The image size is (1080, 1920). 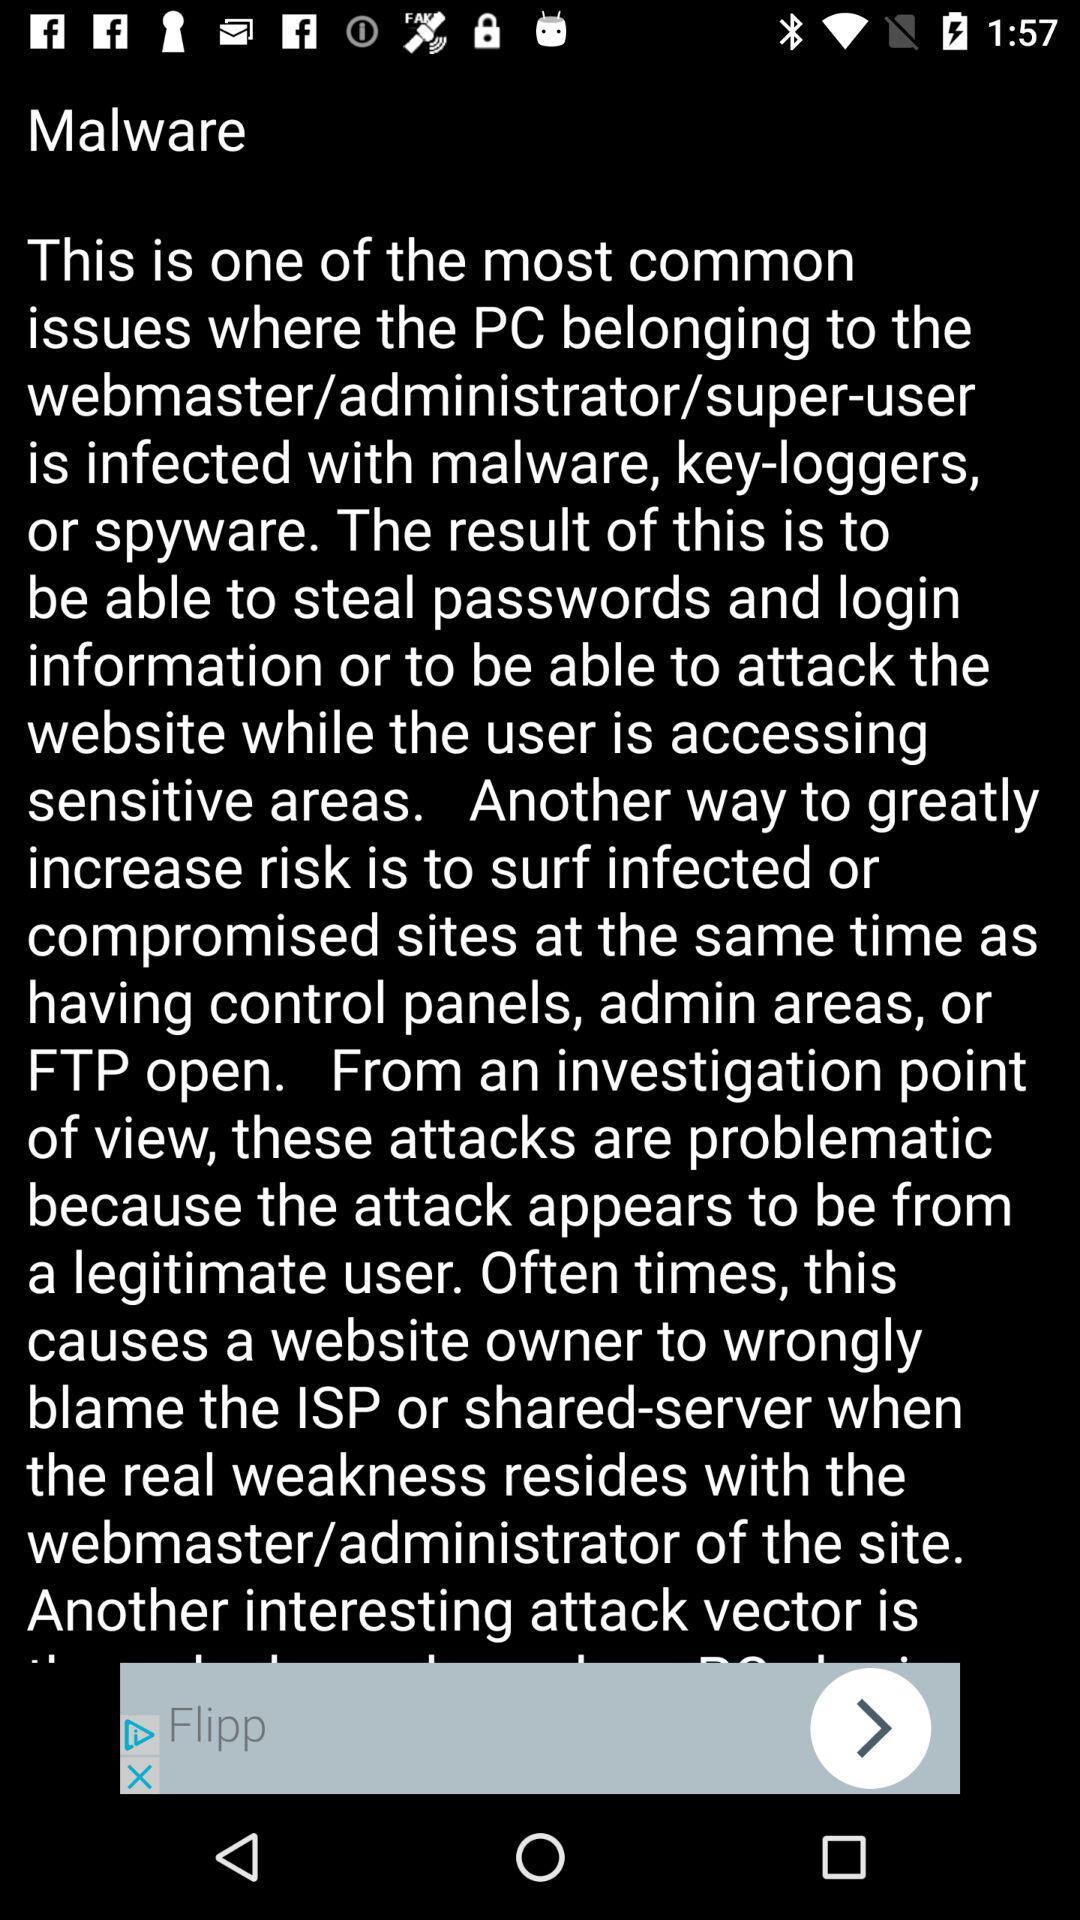 What do you see at coordinates (540, 1727) in the screenshot?
I see `advertisements` at bounding box center [540, 1727].